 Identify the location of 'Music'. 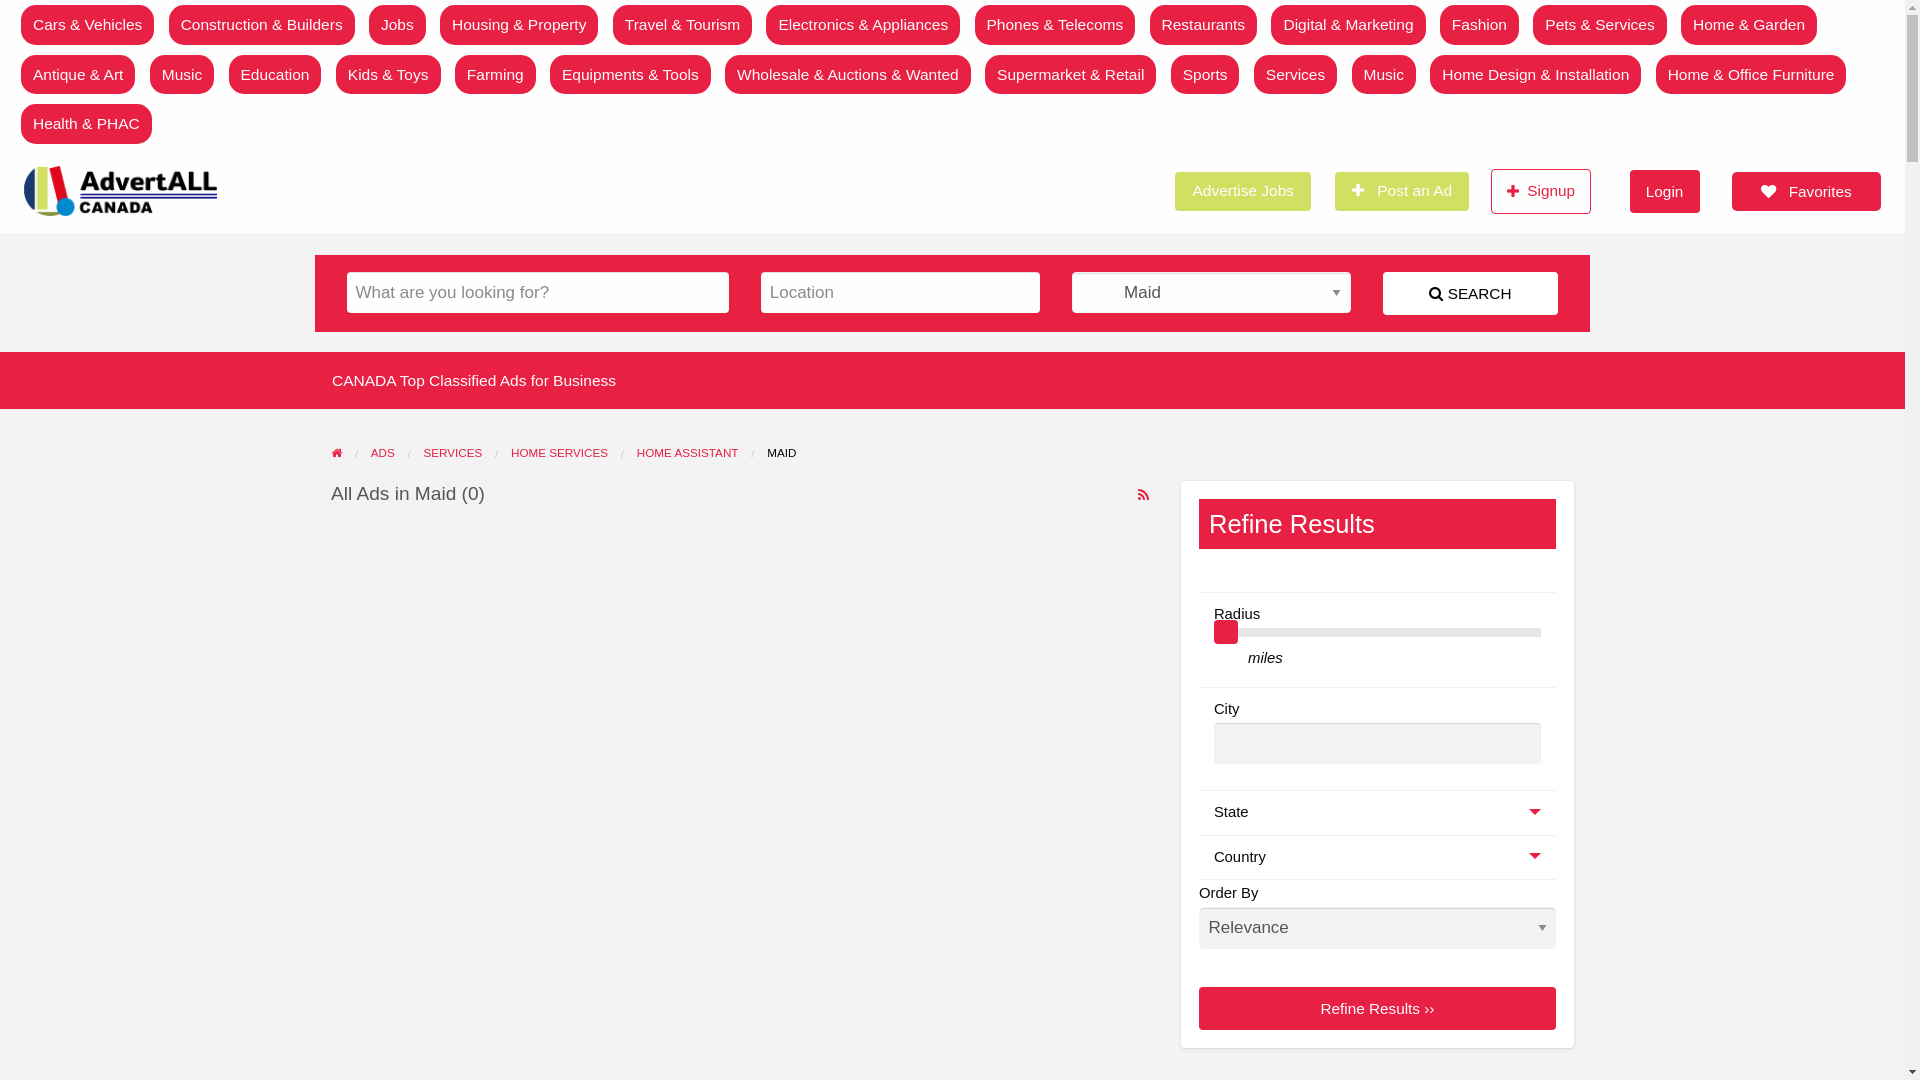
(182, 73).